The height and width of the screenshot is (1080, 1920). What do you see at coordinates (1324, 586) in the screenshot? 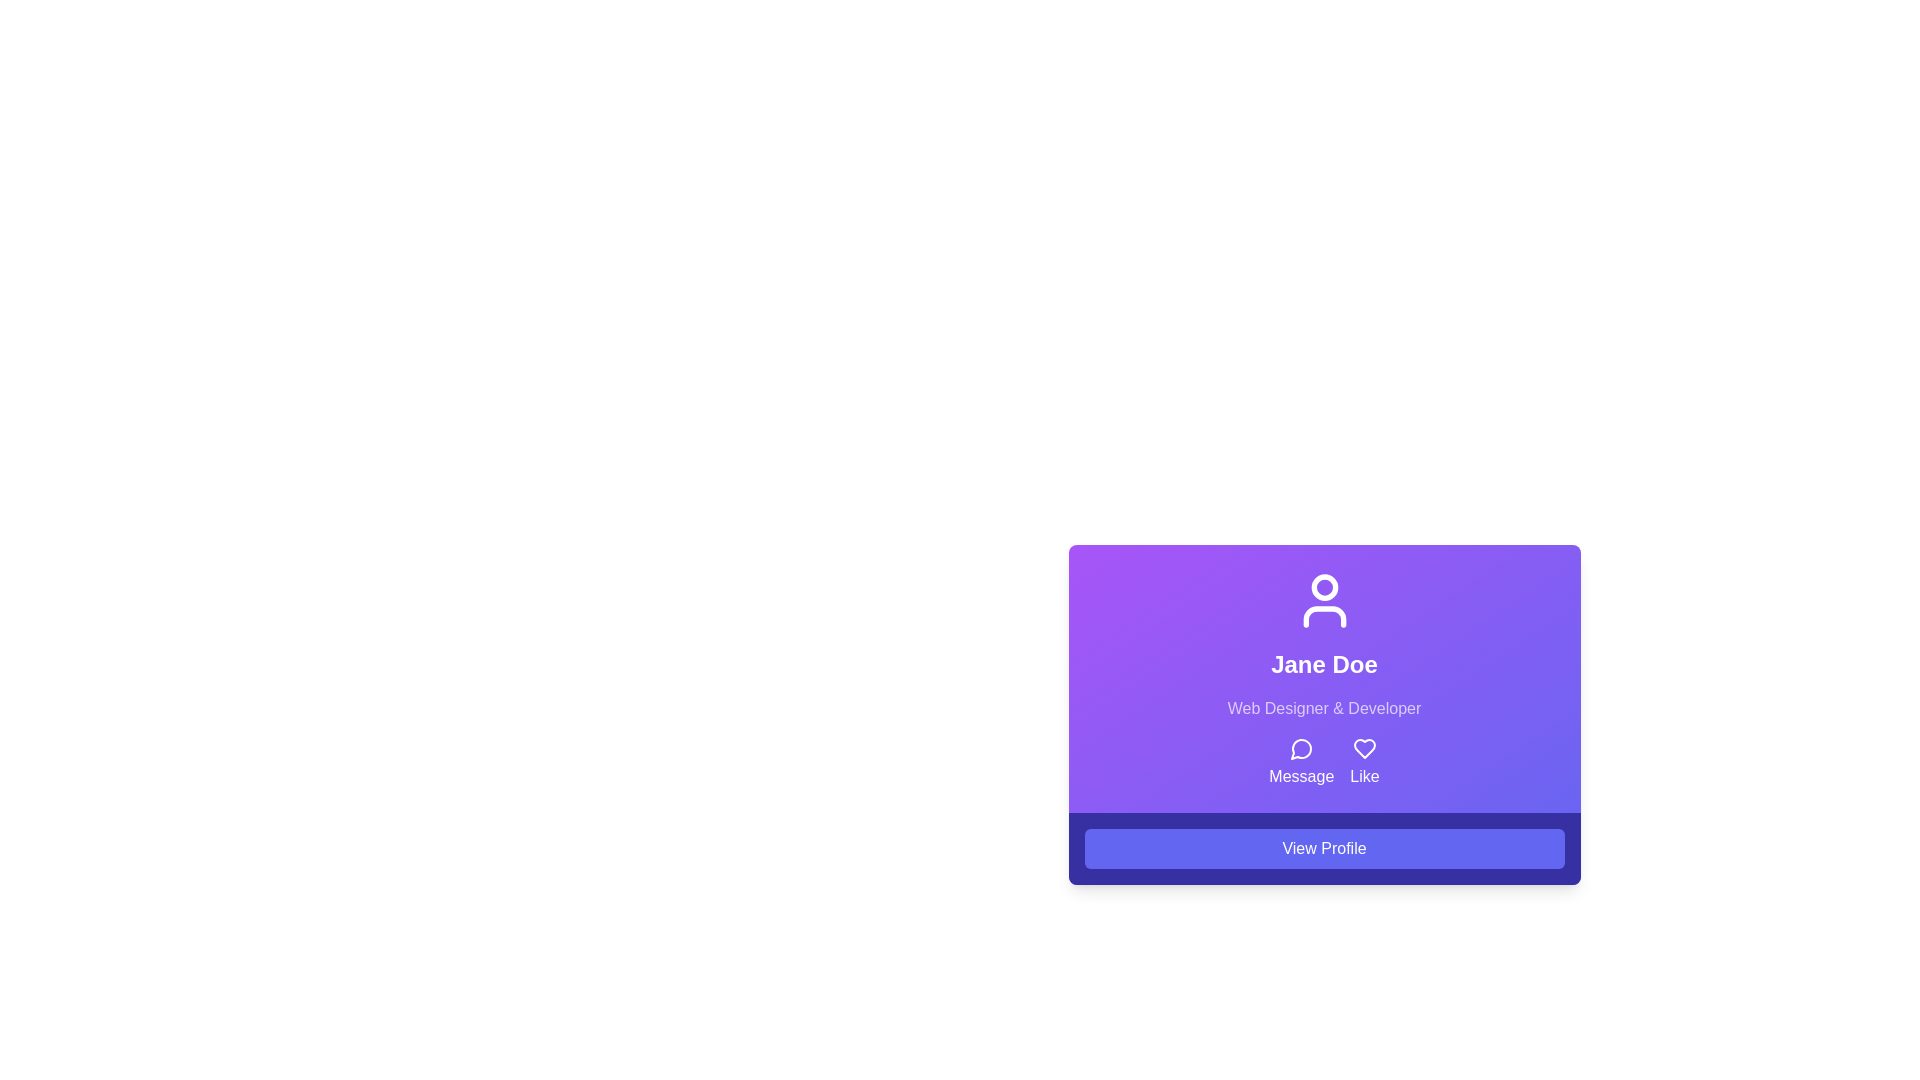
I see `the circular purple graphical icon located at the top center of the card, above the name 'Jane Doe'` at bounding box center [1324, 586].